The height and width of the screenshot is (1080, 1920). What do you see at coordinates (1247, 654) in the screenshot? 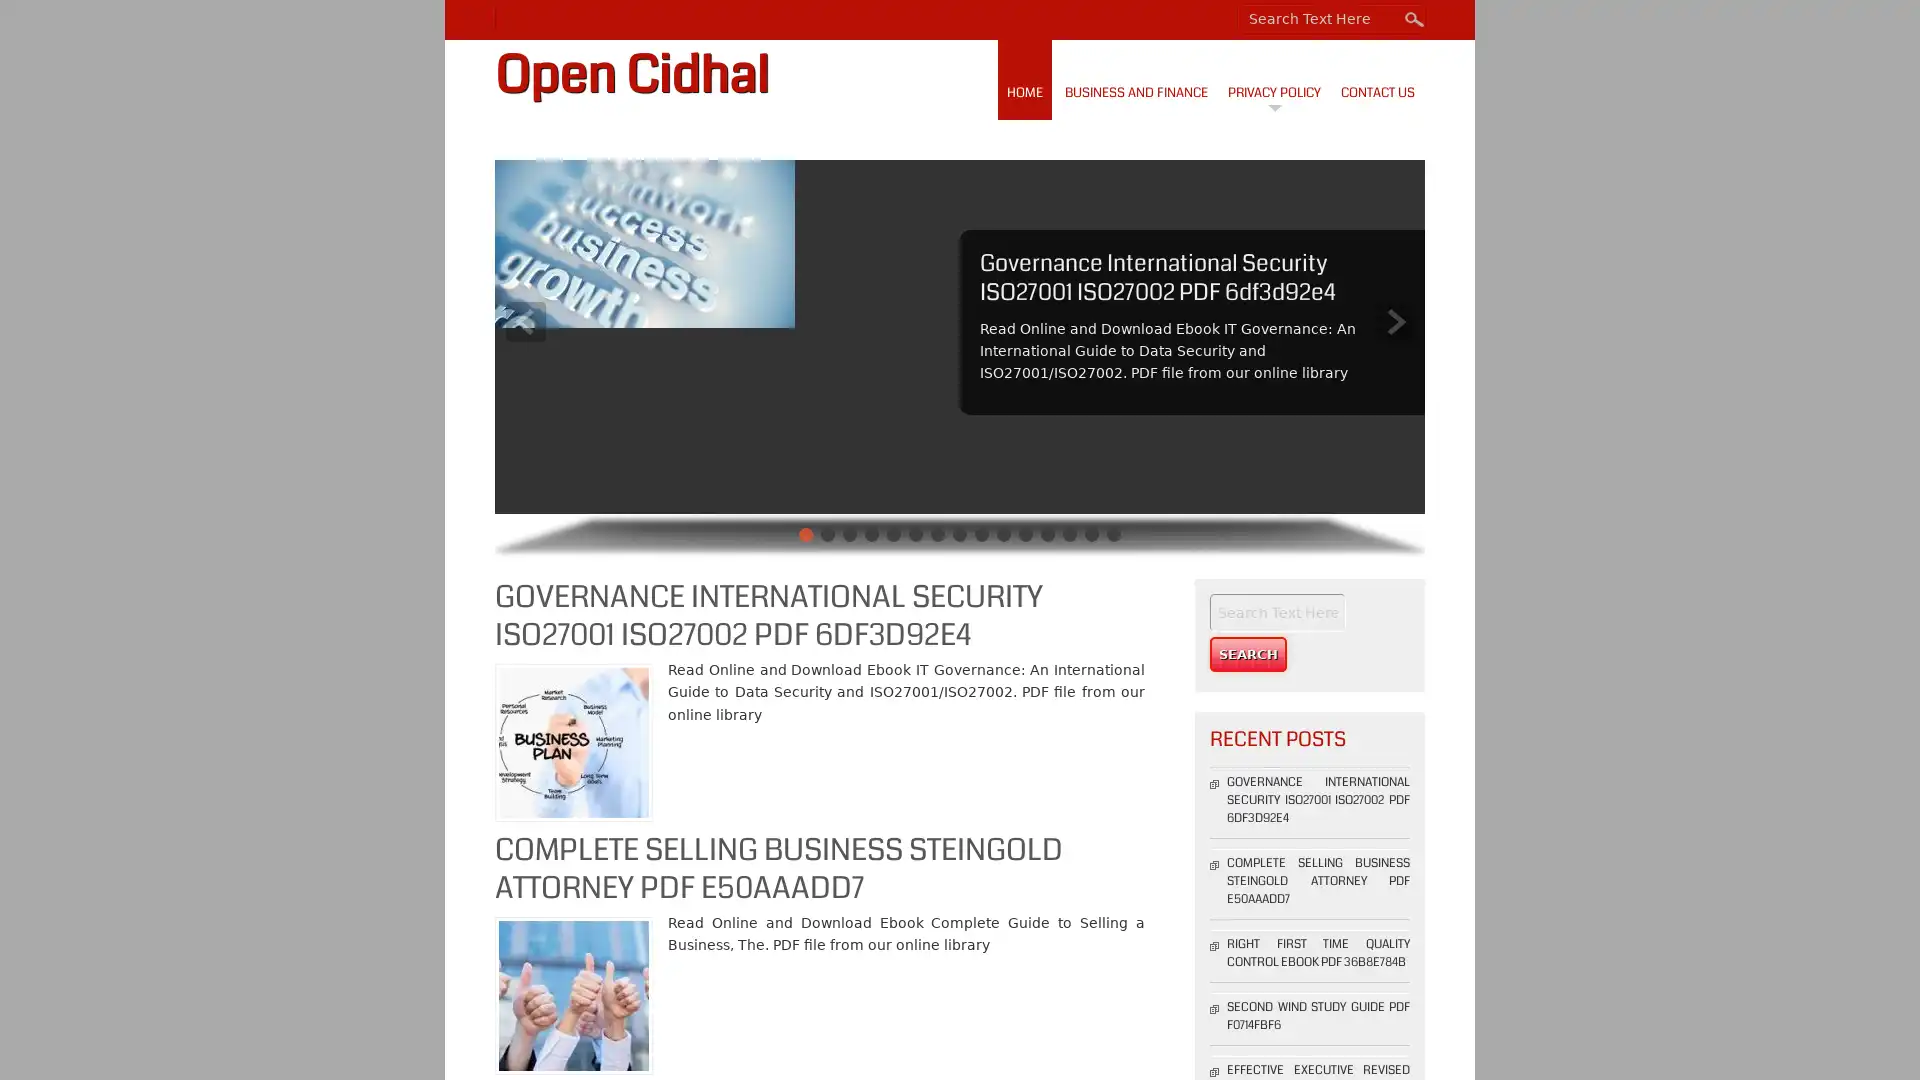
I see `Search` at bounding box center [1247, 654].